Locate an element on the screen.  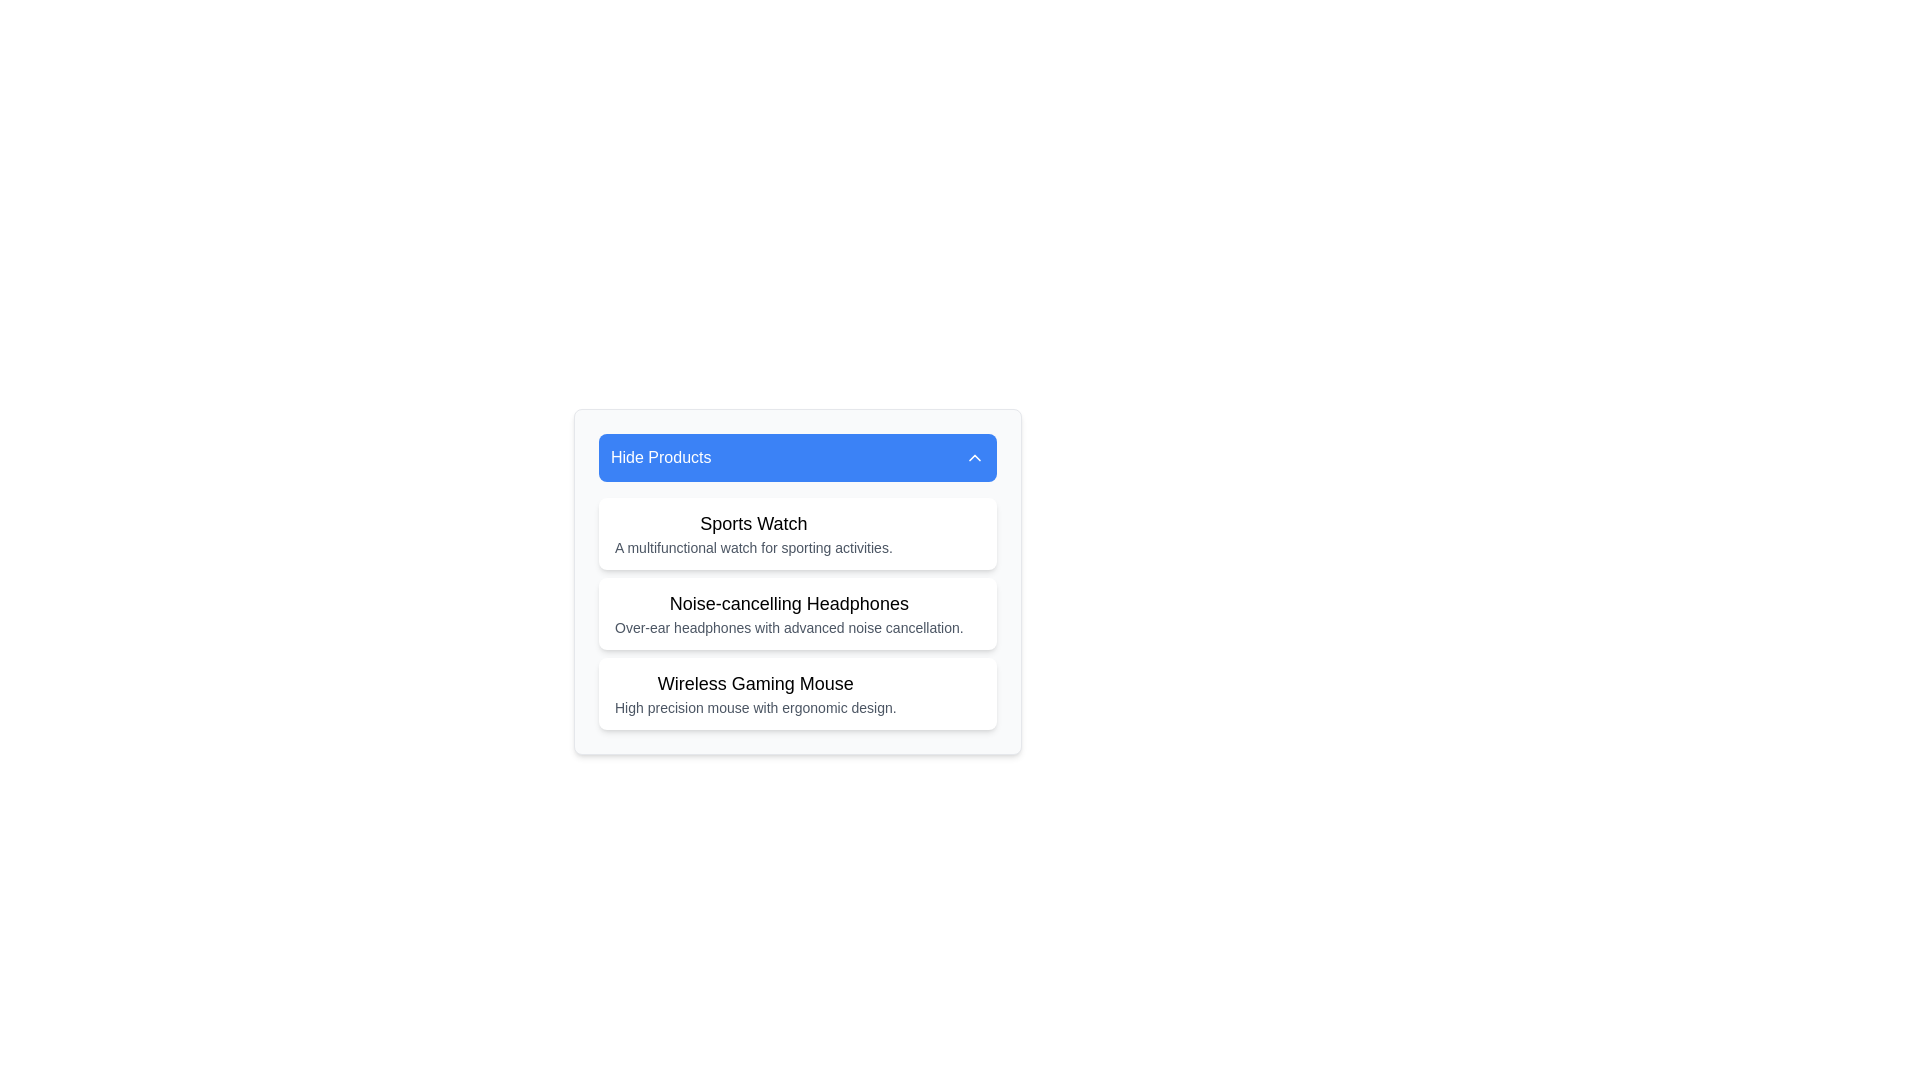
the title text label that identifies the first product card in the list, located above the description 'A multifunctional watch for sporting activities.' is located at coordinates (752, 523).